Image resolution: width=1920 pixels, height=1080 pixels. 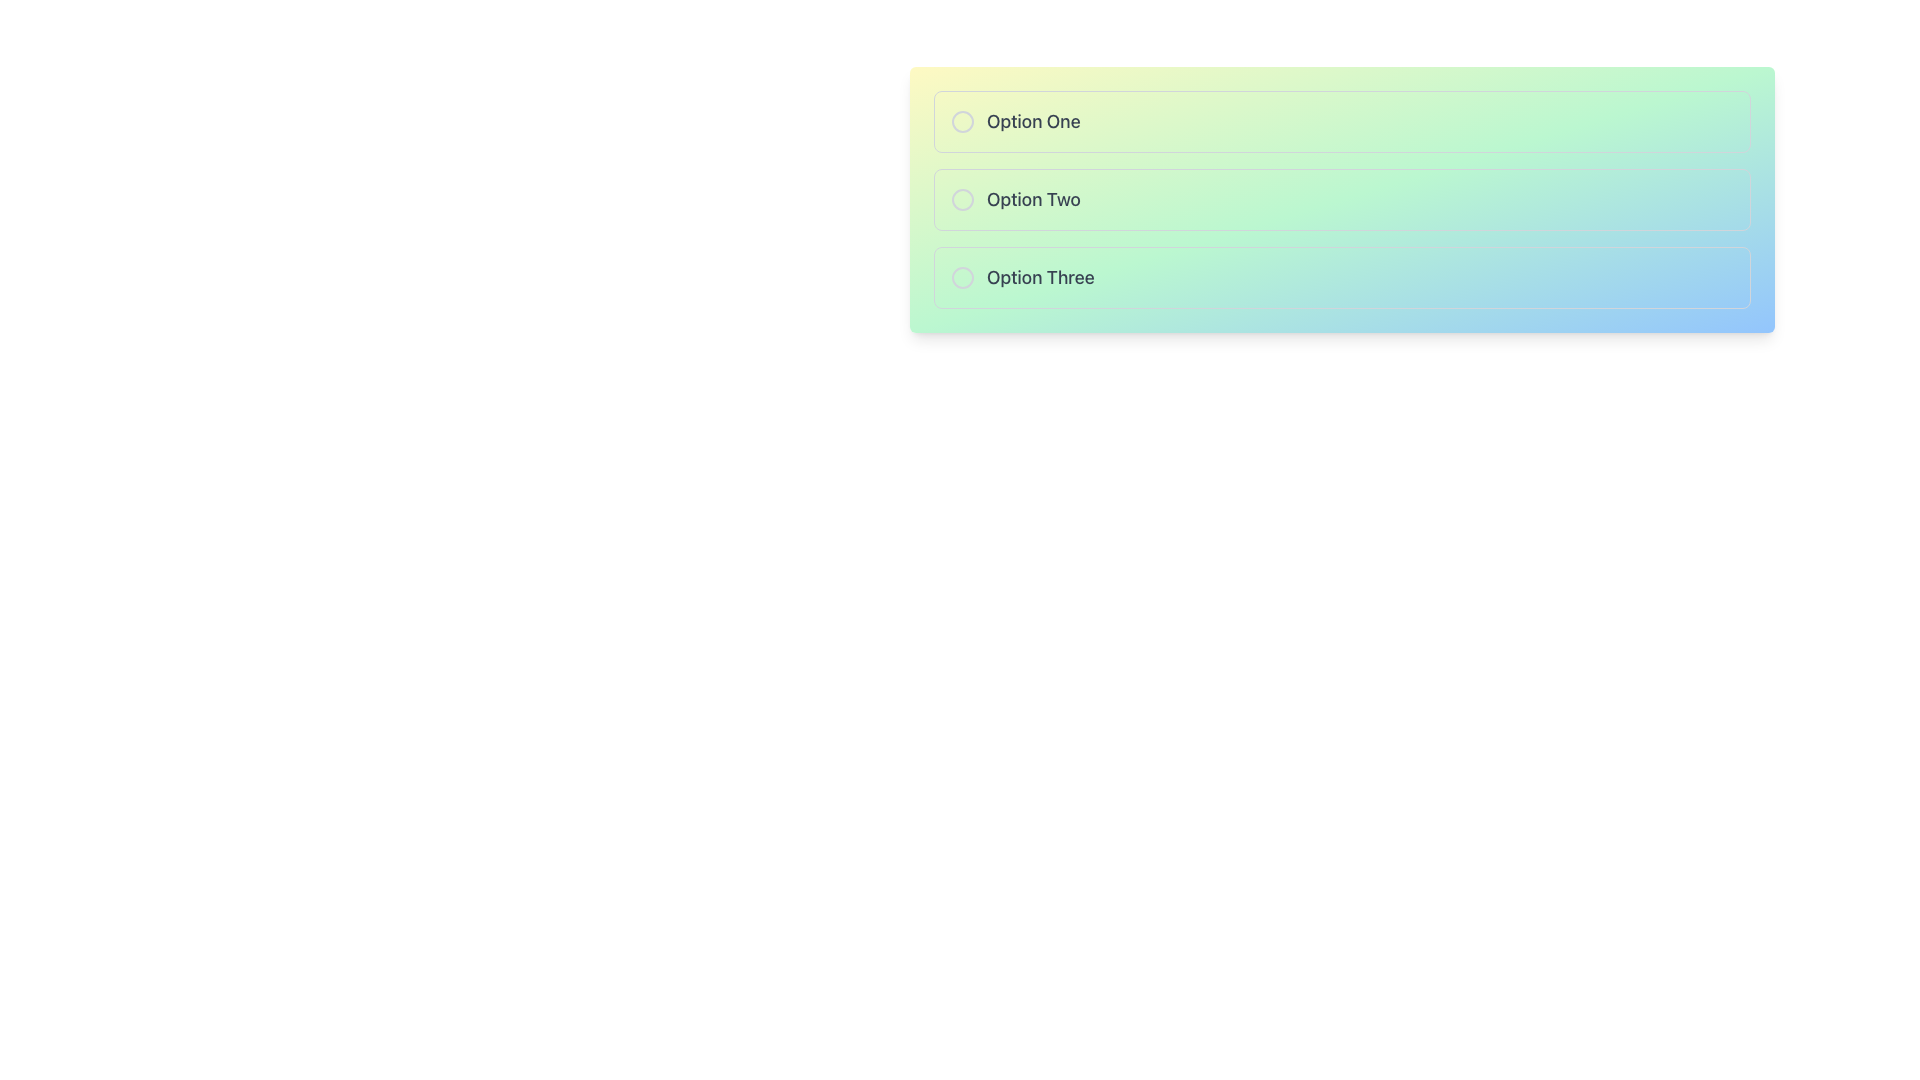 What do you see at coordinates (1033, 122) in the screenshot?
I see `text label 'Option One' which is styled with a medium-sized, bold font and gray color, located centrally within the uppermost option box of a vertical list` at bounding box center [1033, 122].